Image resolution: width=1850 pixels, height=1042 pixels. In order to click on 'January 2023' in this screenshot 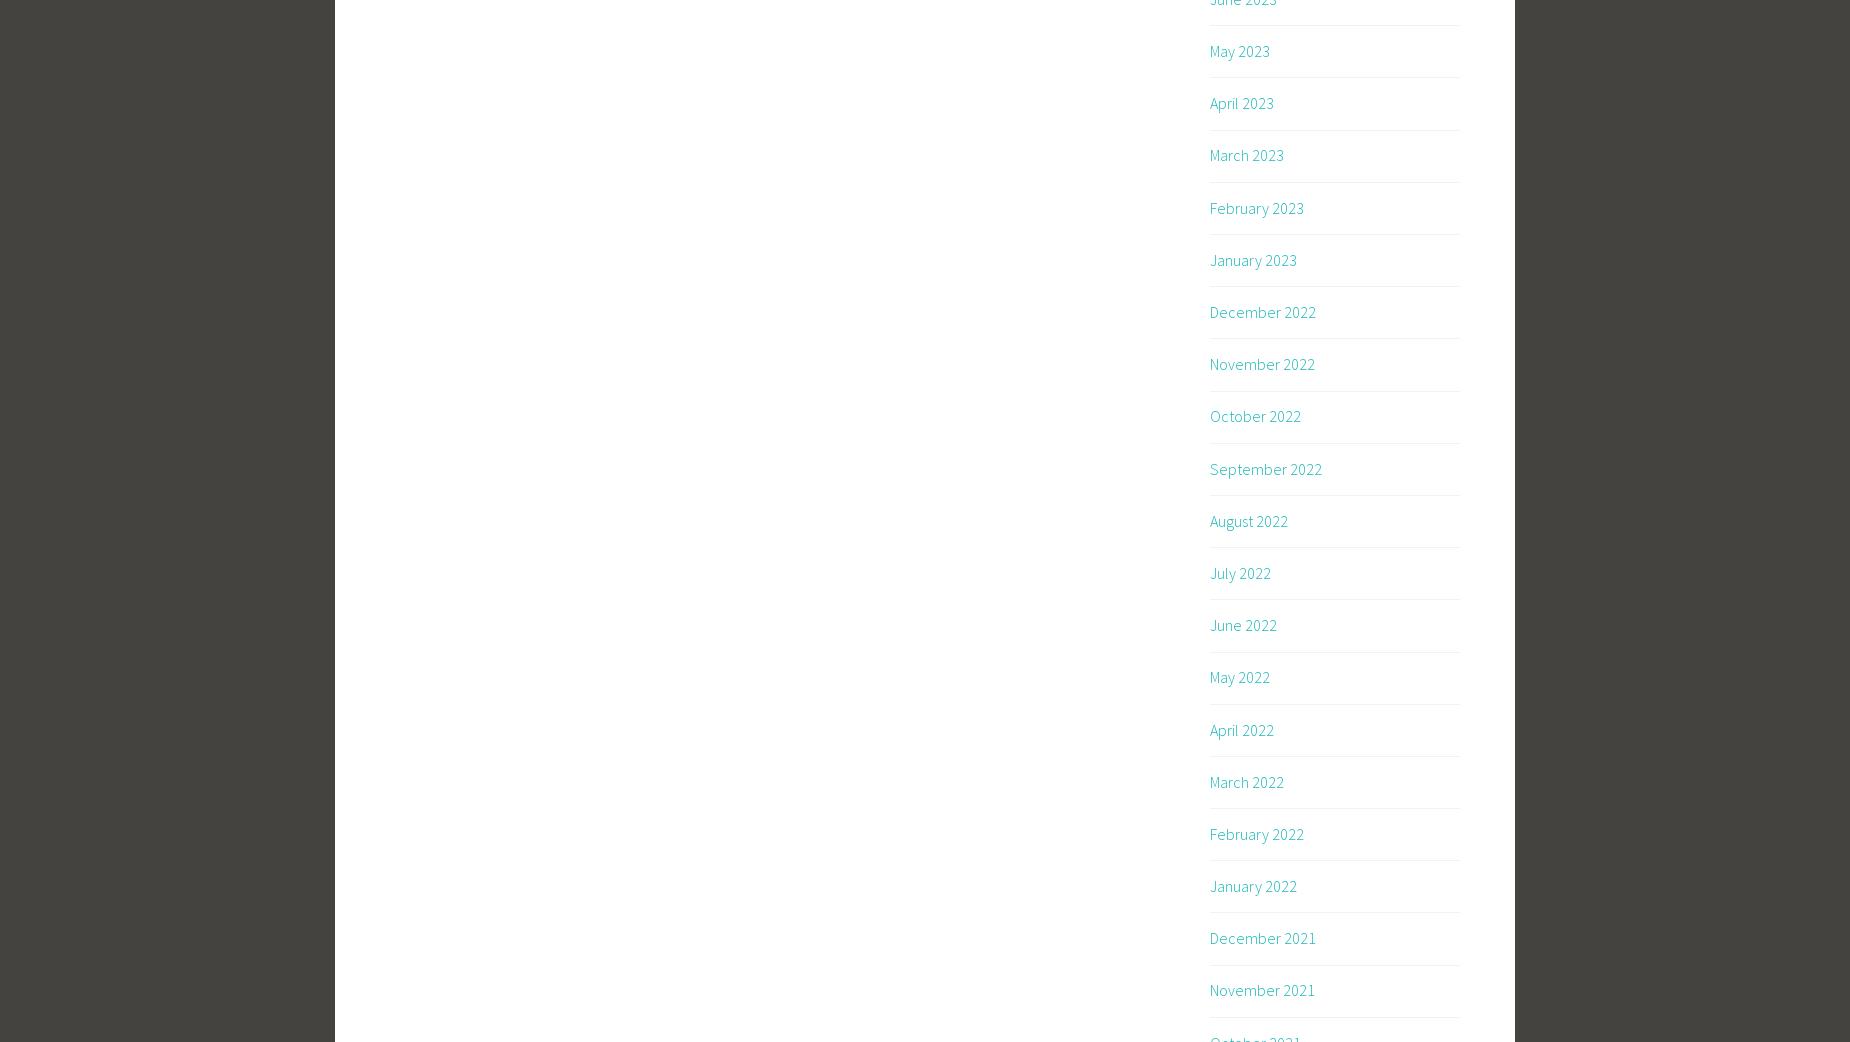, I will do `click(1252, 258)`.